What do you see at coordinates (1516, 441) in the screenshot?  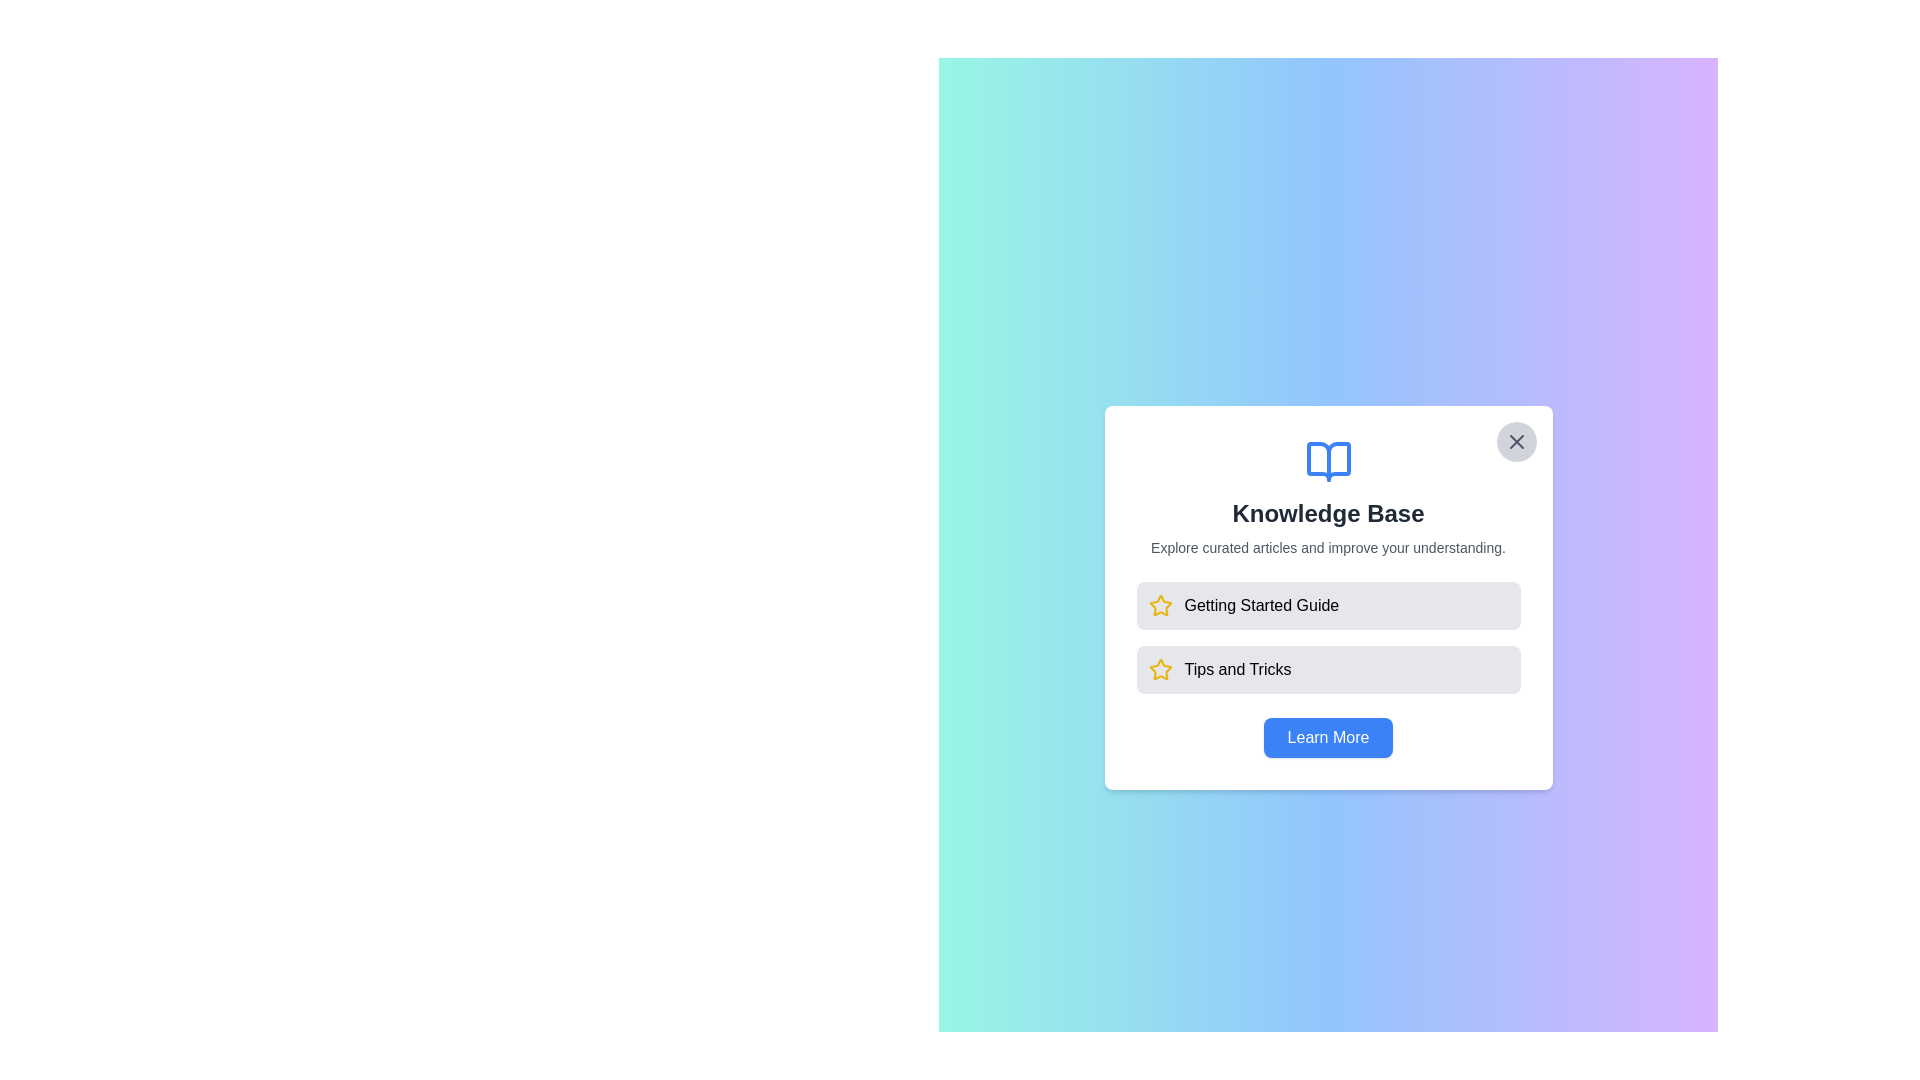 I see `the 'X' close icon located at the top-right corner of the content modal window` at bounding box center [1516, 441].